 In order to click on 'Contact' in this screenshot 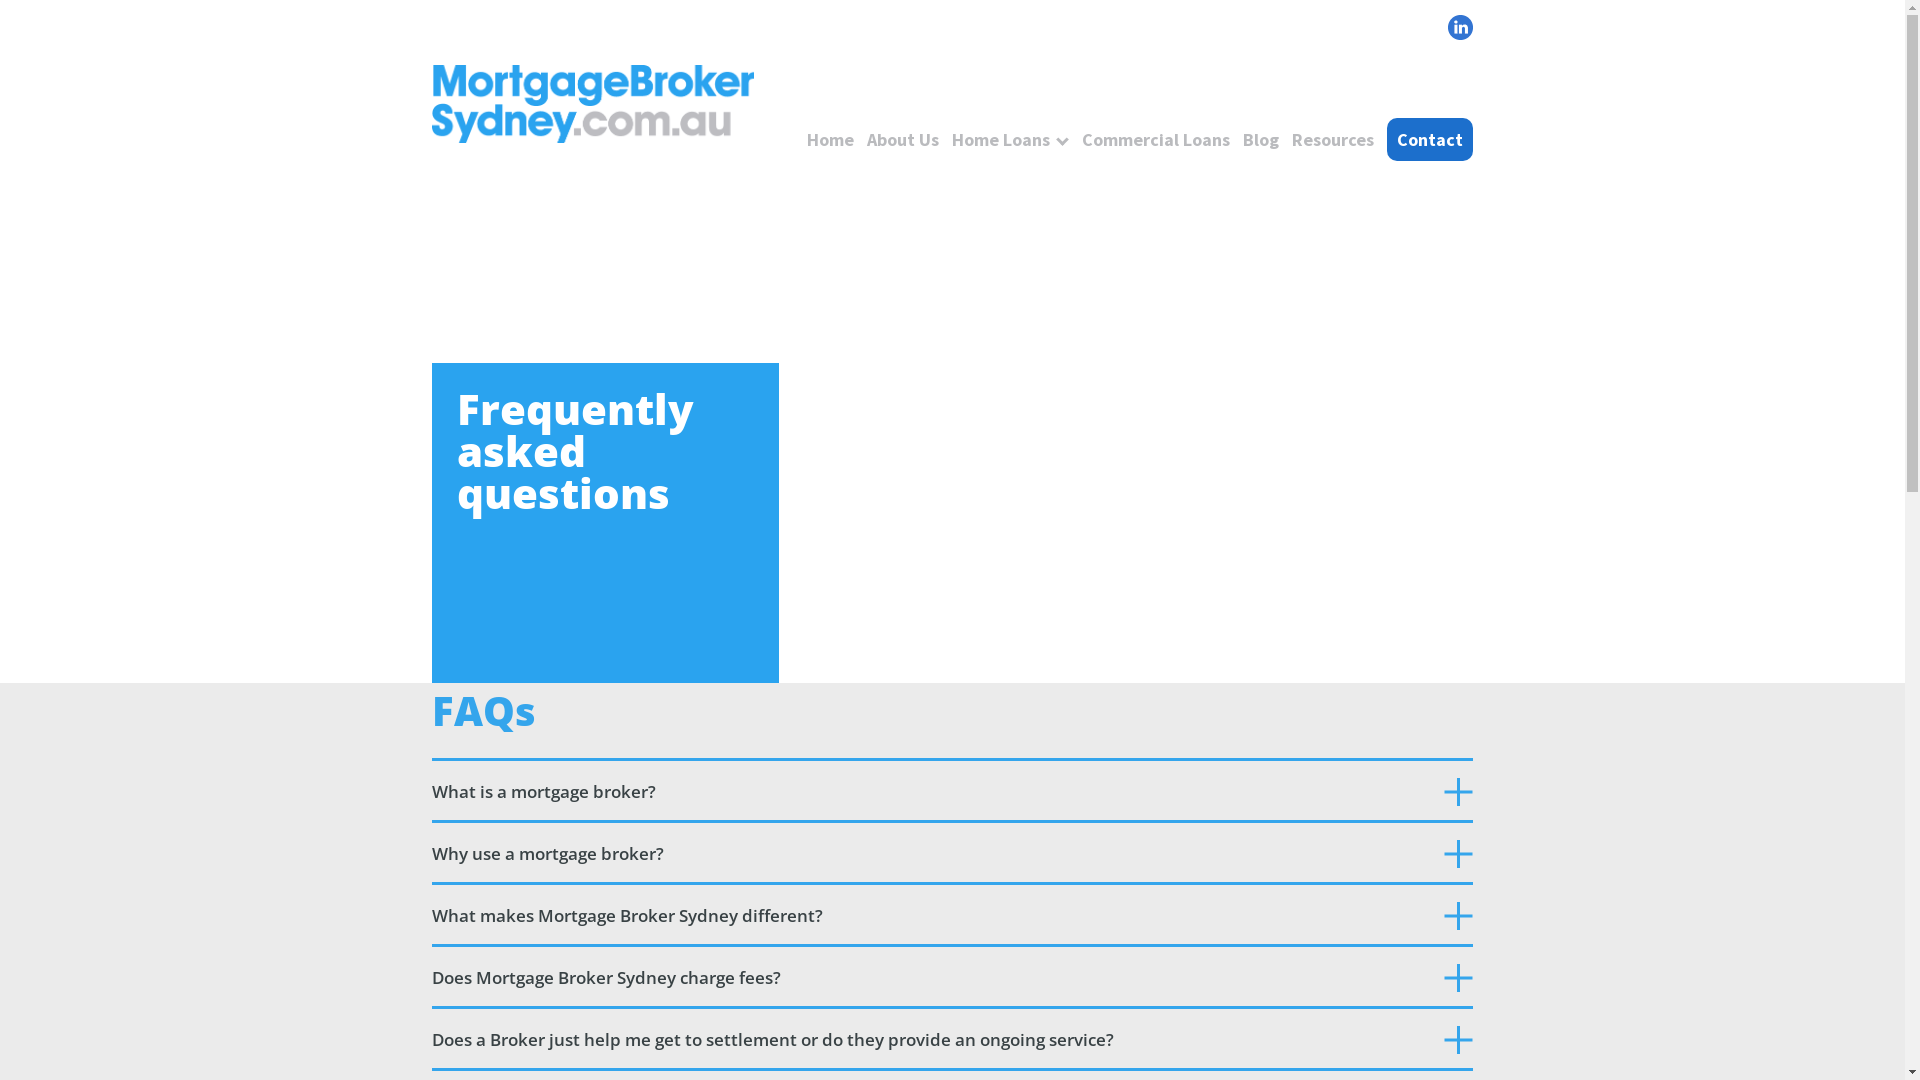, I will do `click(1429, 138)`.